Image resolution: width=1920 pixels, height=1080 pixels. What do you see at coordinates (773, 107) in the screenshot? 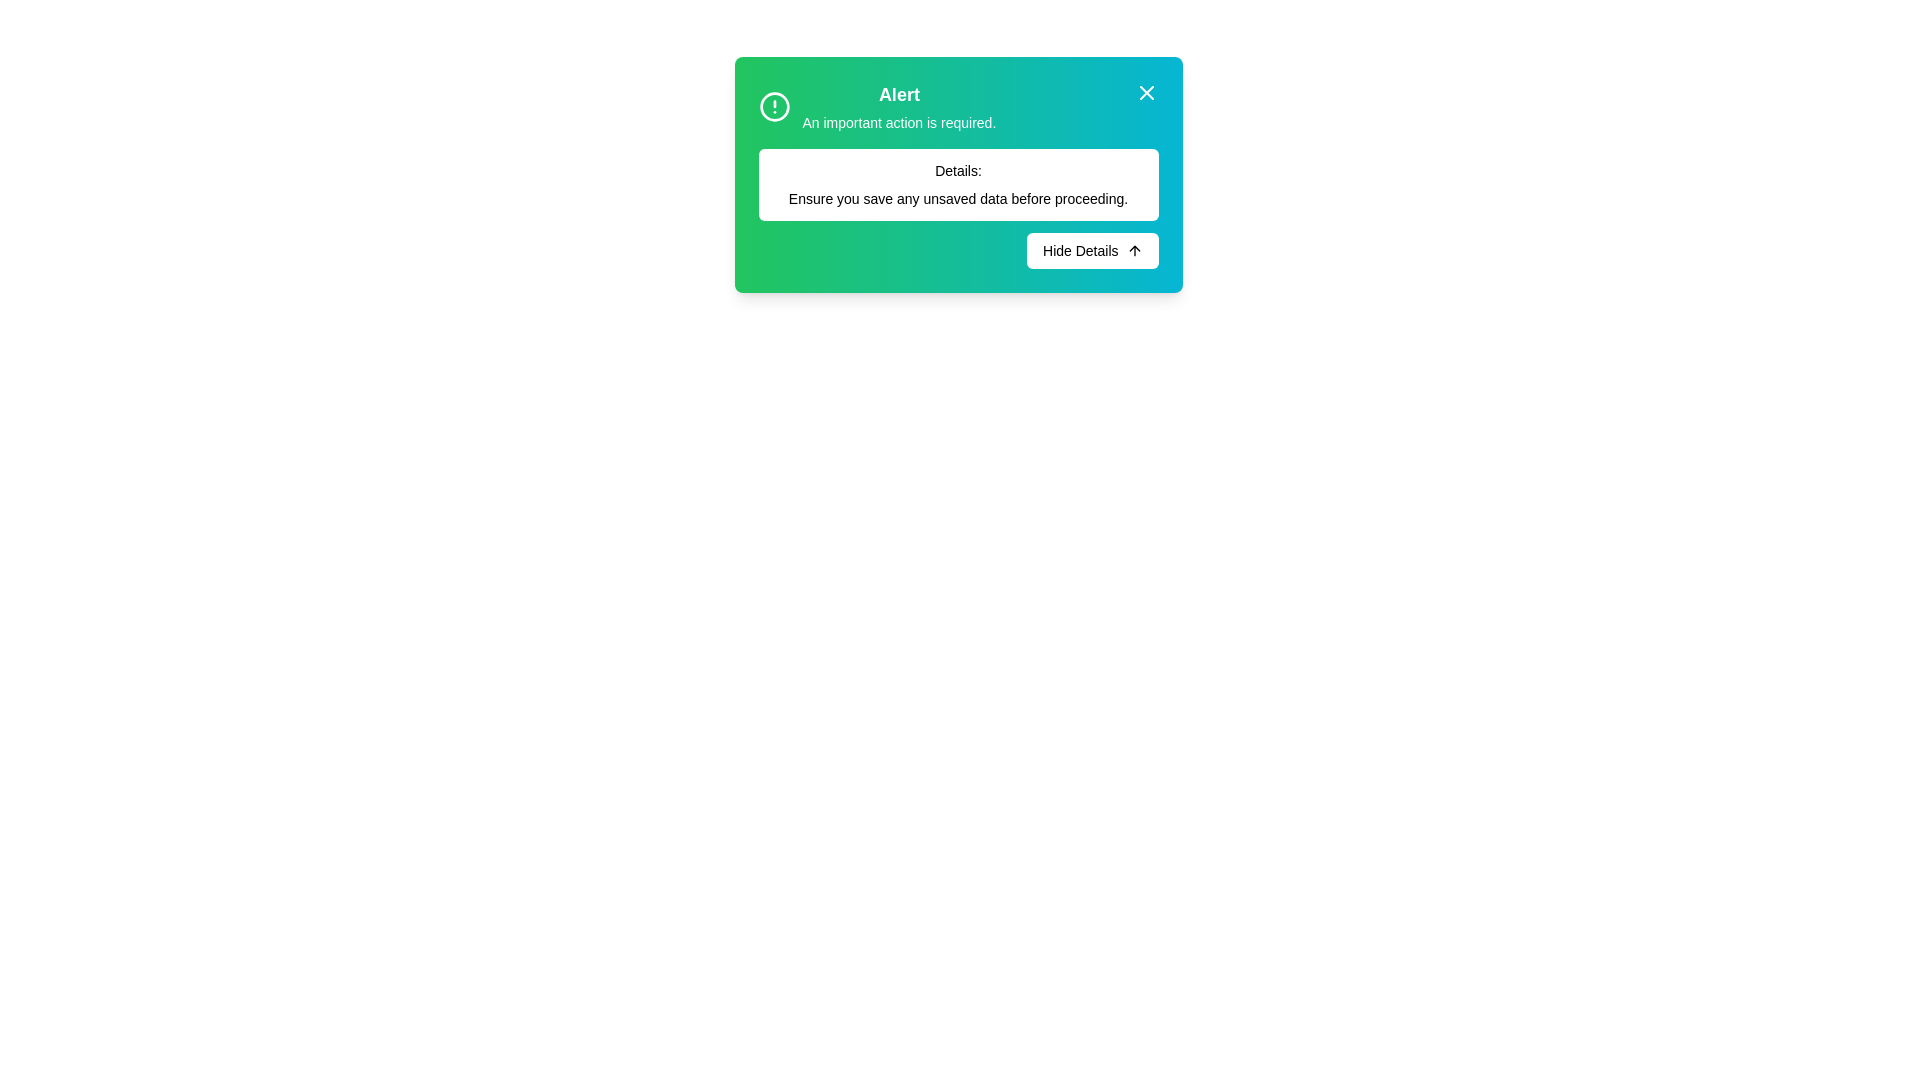
I see `the circular SVG graphic located in the upper-left corner of the alert dialog box, which serves as a visual indicator for alerts` at bounding box center [773, 107].